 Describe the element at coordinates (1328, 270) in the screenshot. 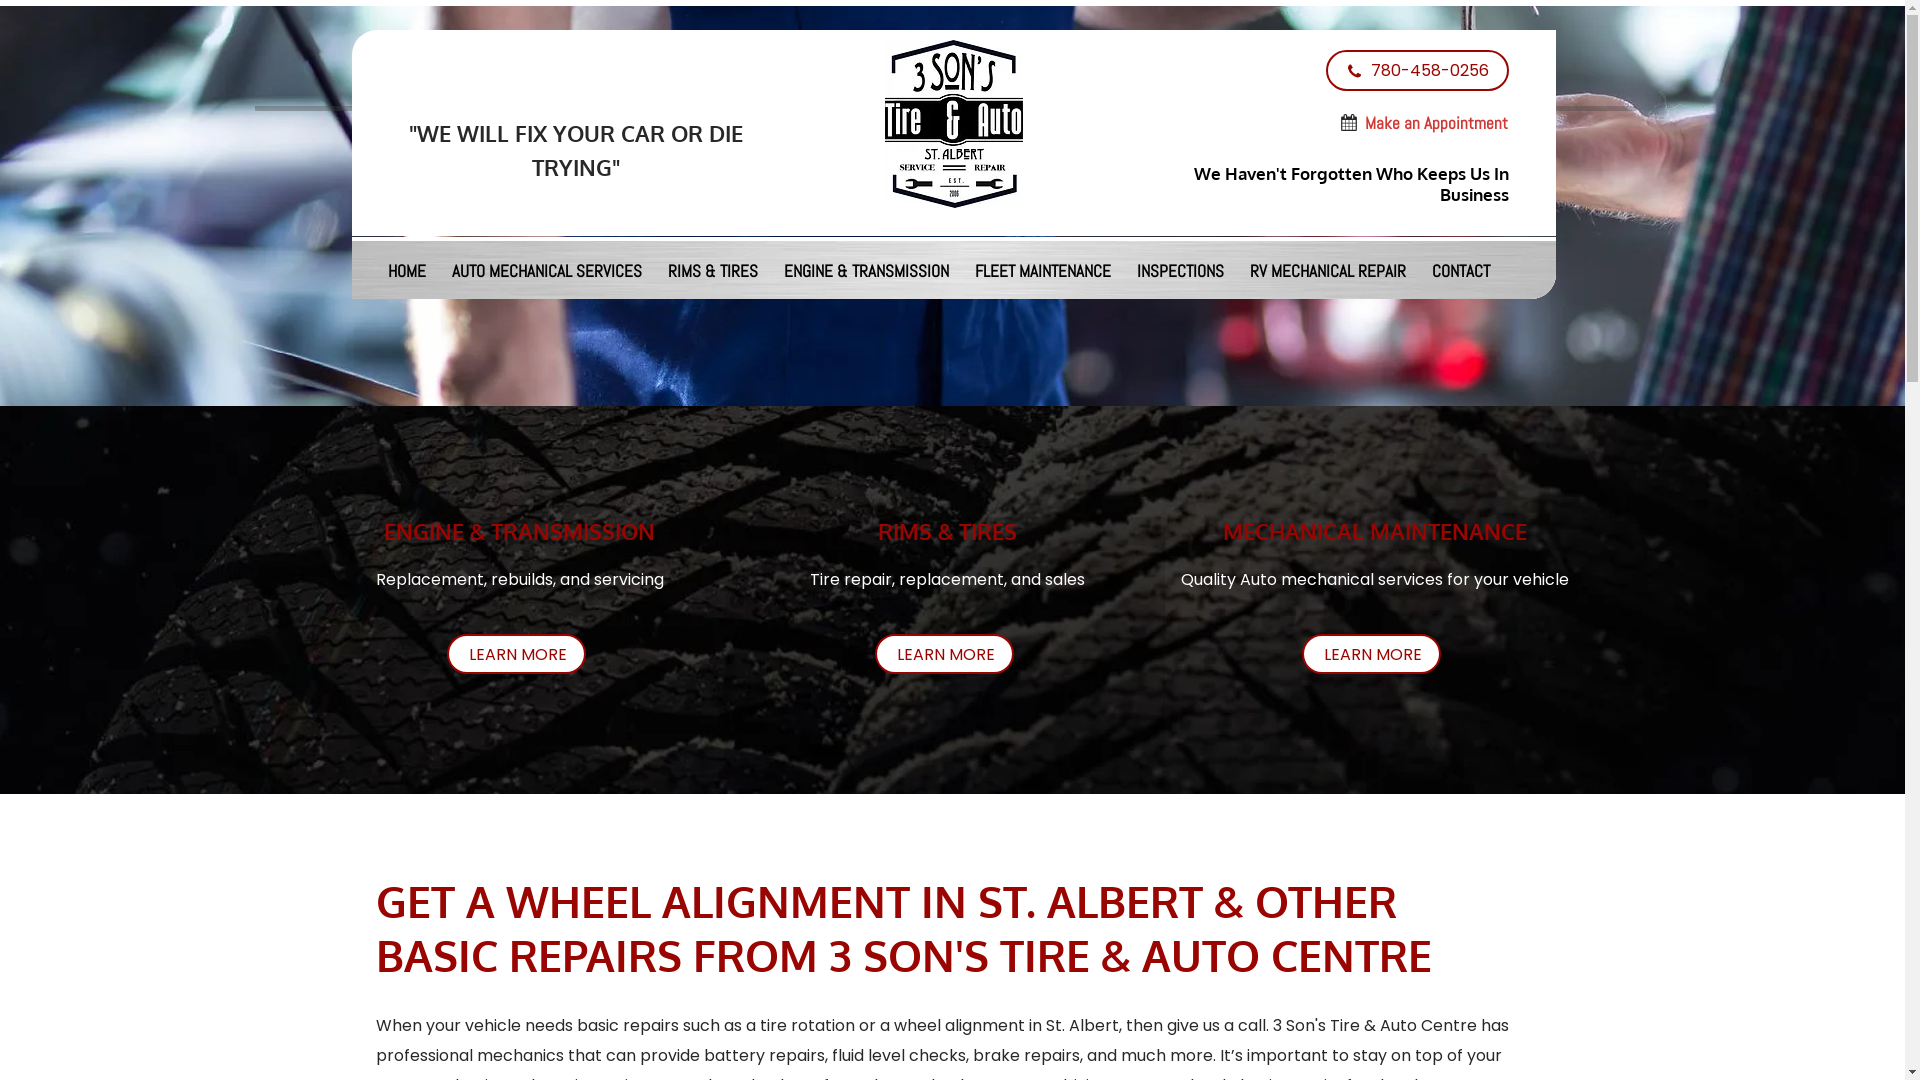

I see `'RV MECHANICAL REPAIR'` at that location.